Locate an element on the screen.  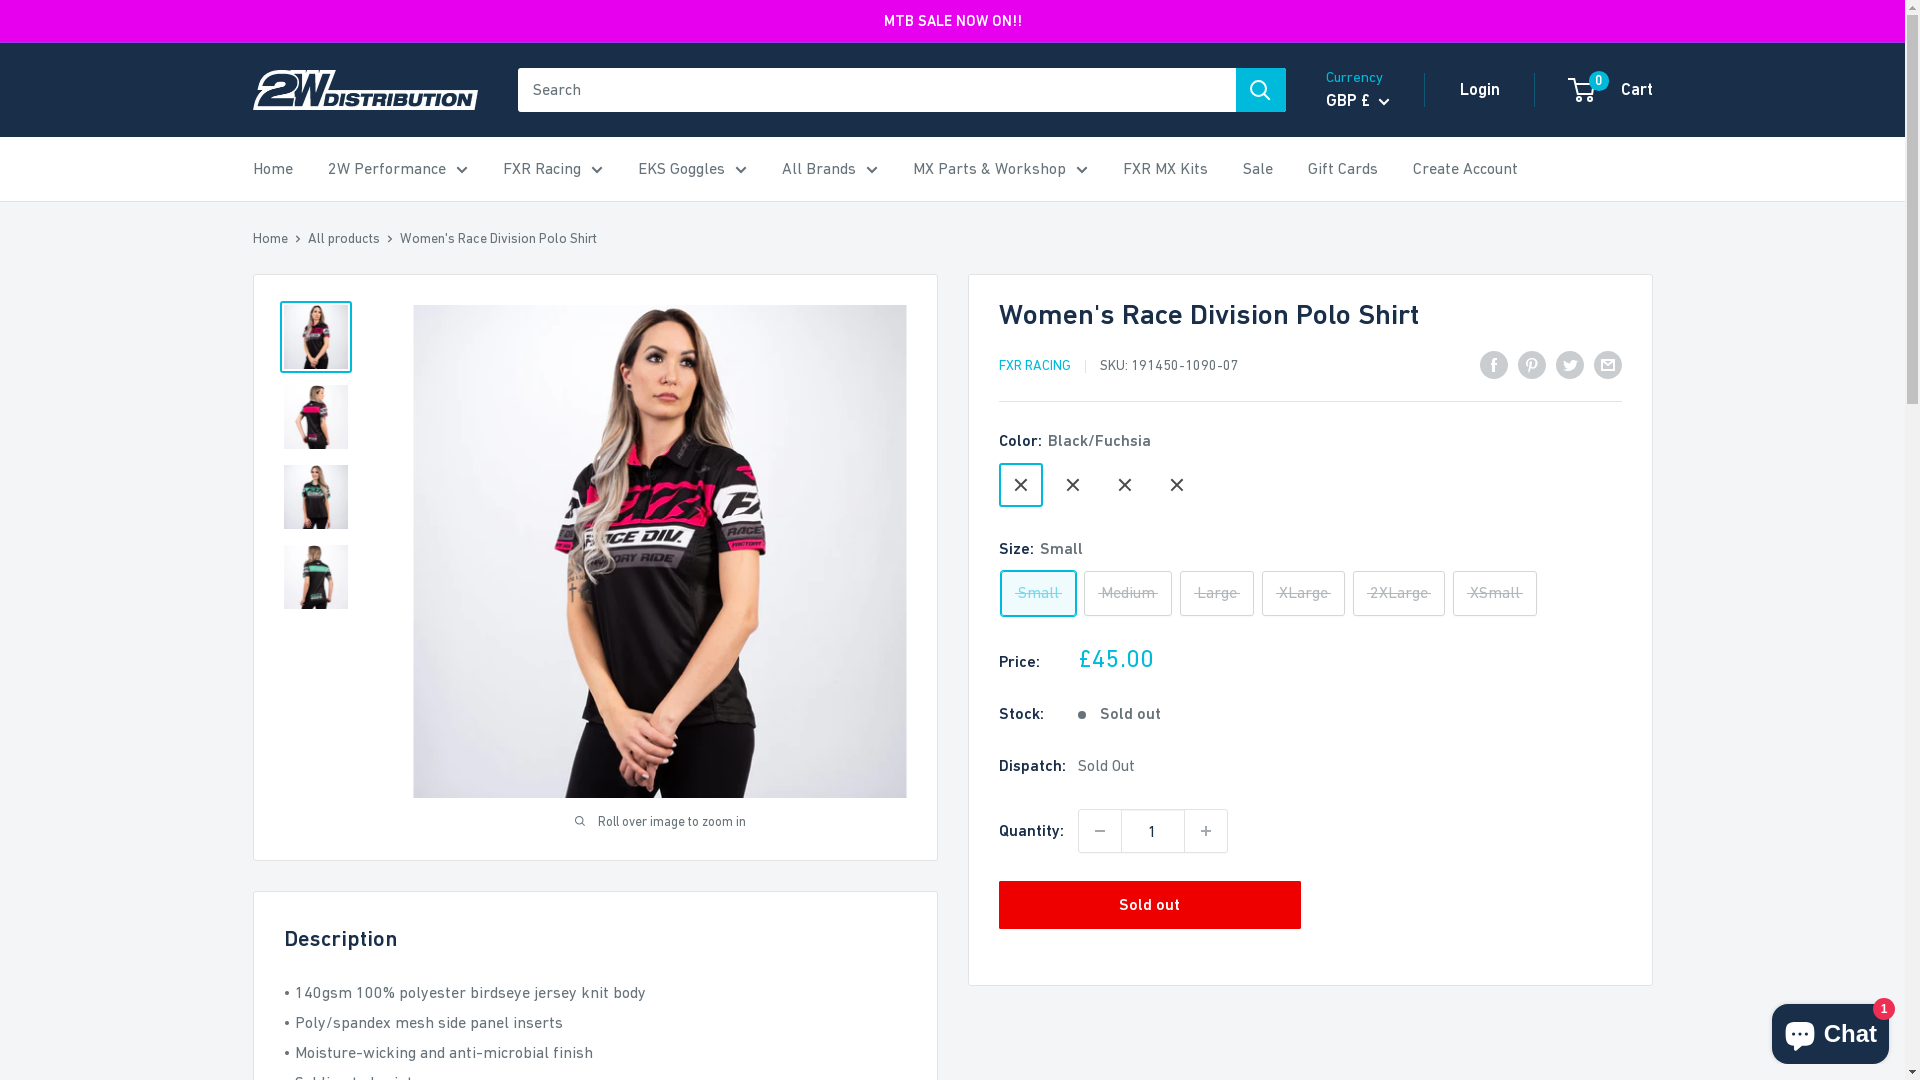
'Login' is located at coordinates (1479, 88).